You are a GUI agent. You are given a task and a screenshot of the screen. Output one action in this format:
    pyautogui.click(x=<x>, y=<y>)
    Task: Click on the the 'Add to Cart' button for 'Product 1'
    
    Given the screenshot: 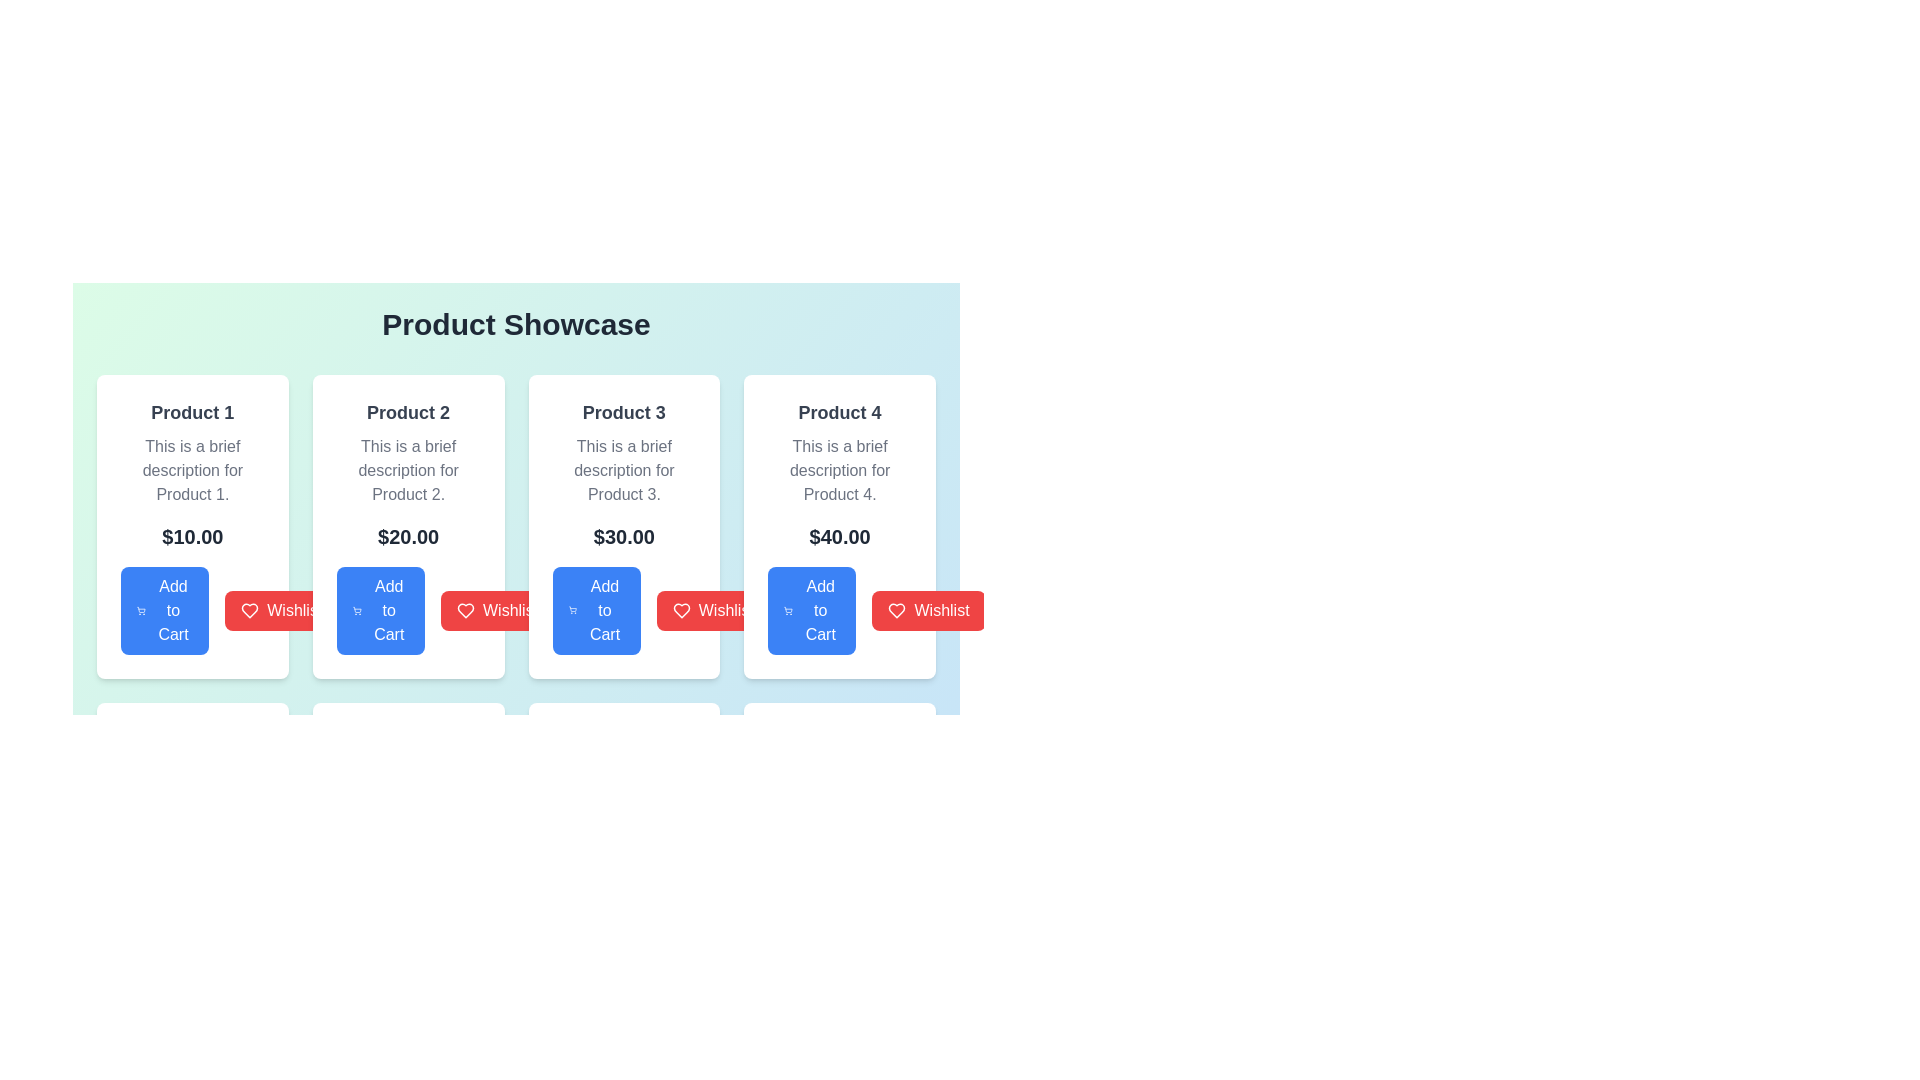 What is the action you would take?
    pyautogui.click(x=165, y=609)
    